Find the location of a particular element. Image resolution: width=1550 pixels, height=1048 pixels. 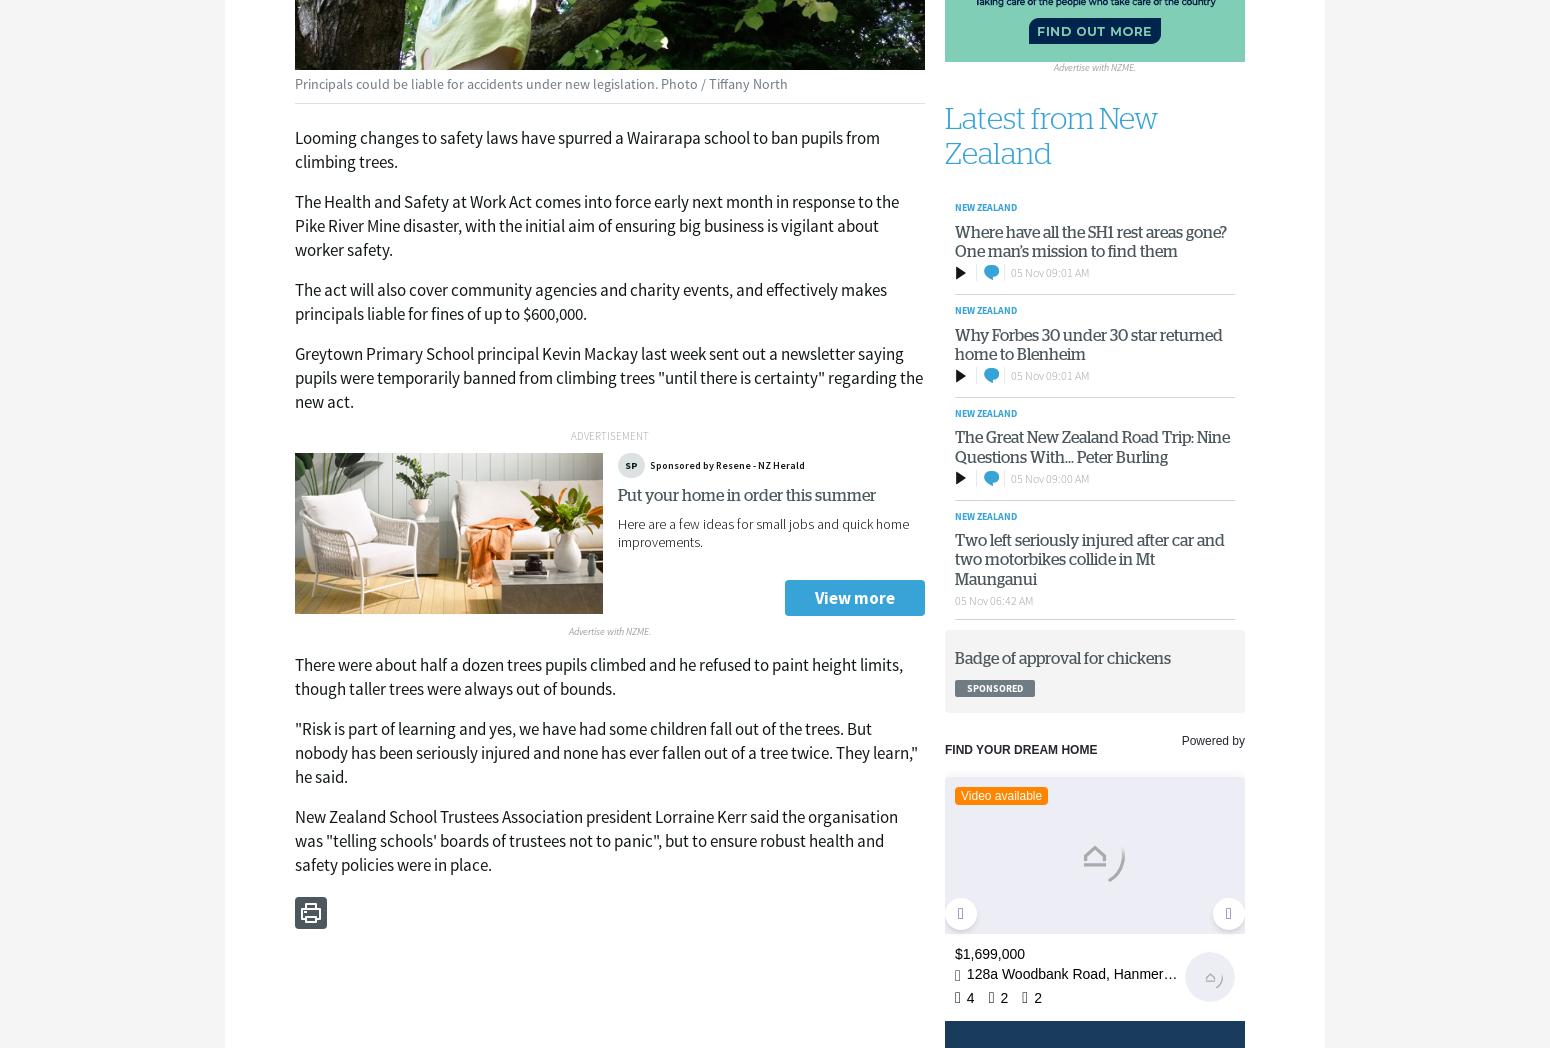

'05 Nov 06:42 AM' is located at coordinates (953, 599).